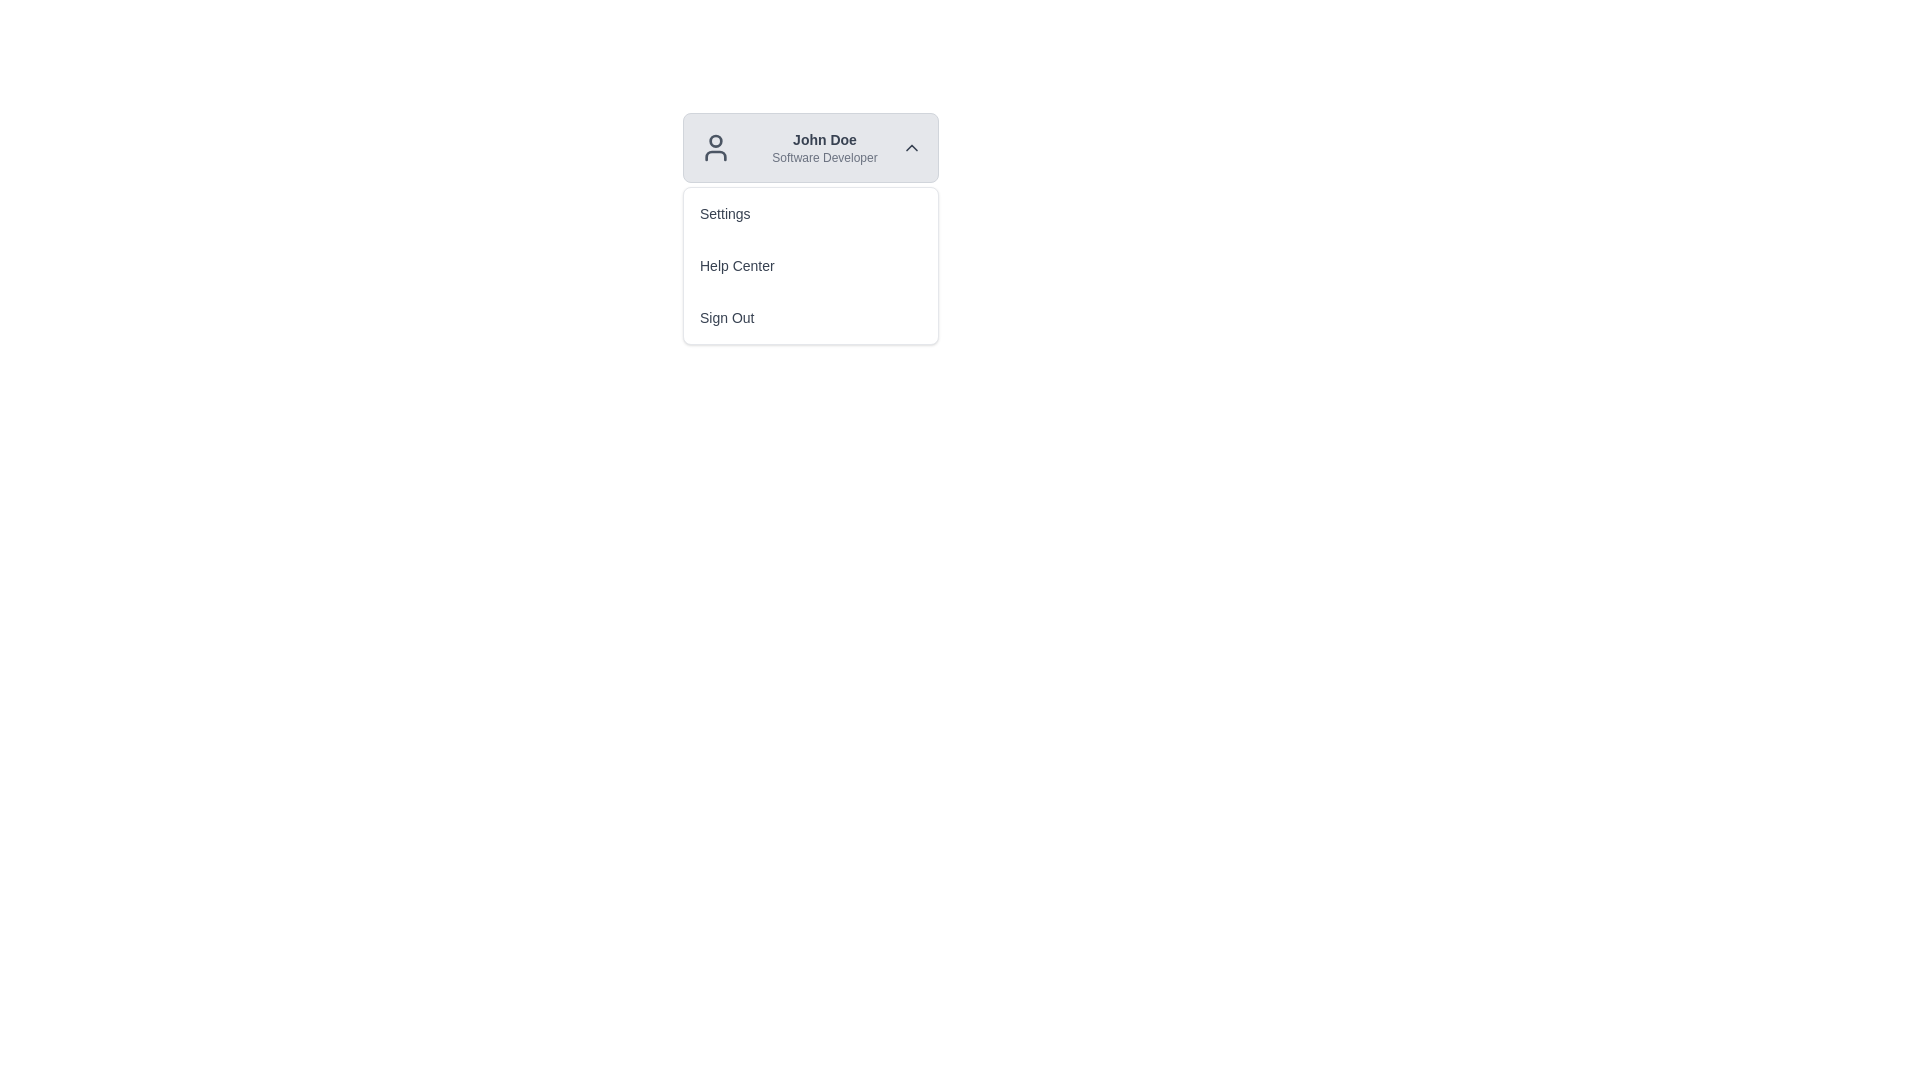  I want to click on the user profile SVG icon located to the left of the text 'John Doe', which visually represents the user's identity, so click(715, 146).